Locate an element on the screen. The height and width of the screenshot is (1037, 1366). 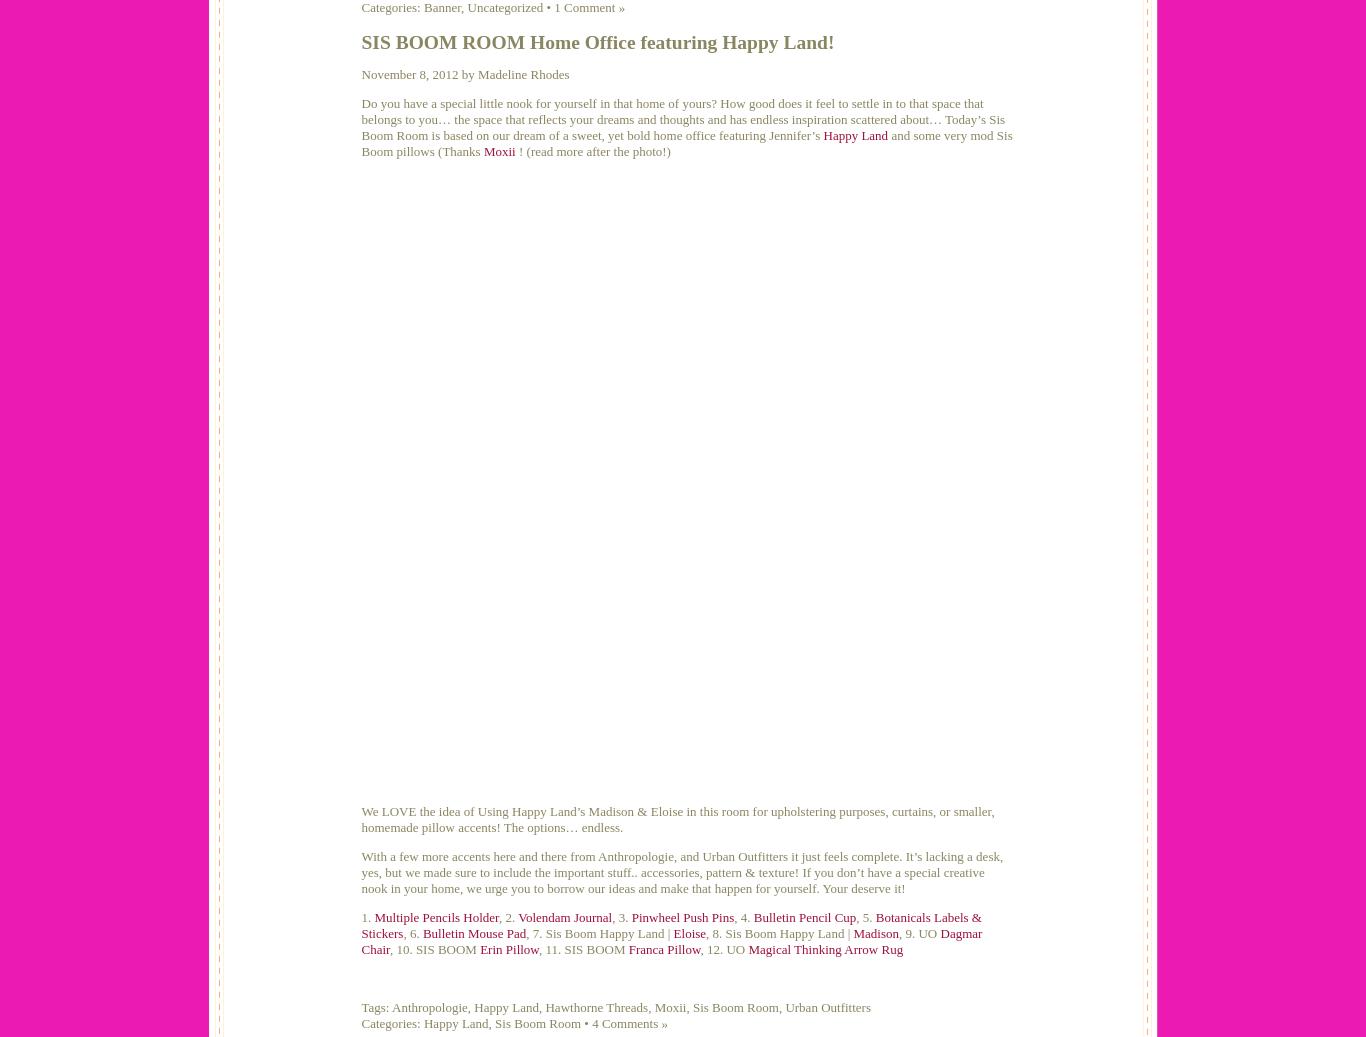
', 10. SIS BOOM' is located at coordinates (388, 949).